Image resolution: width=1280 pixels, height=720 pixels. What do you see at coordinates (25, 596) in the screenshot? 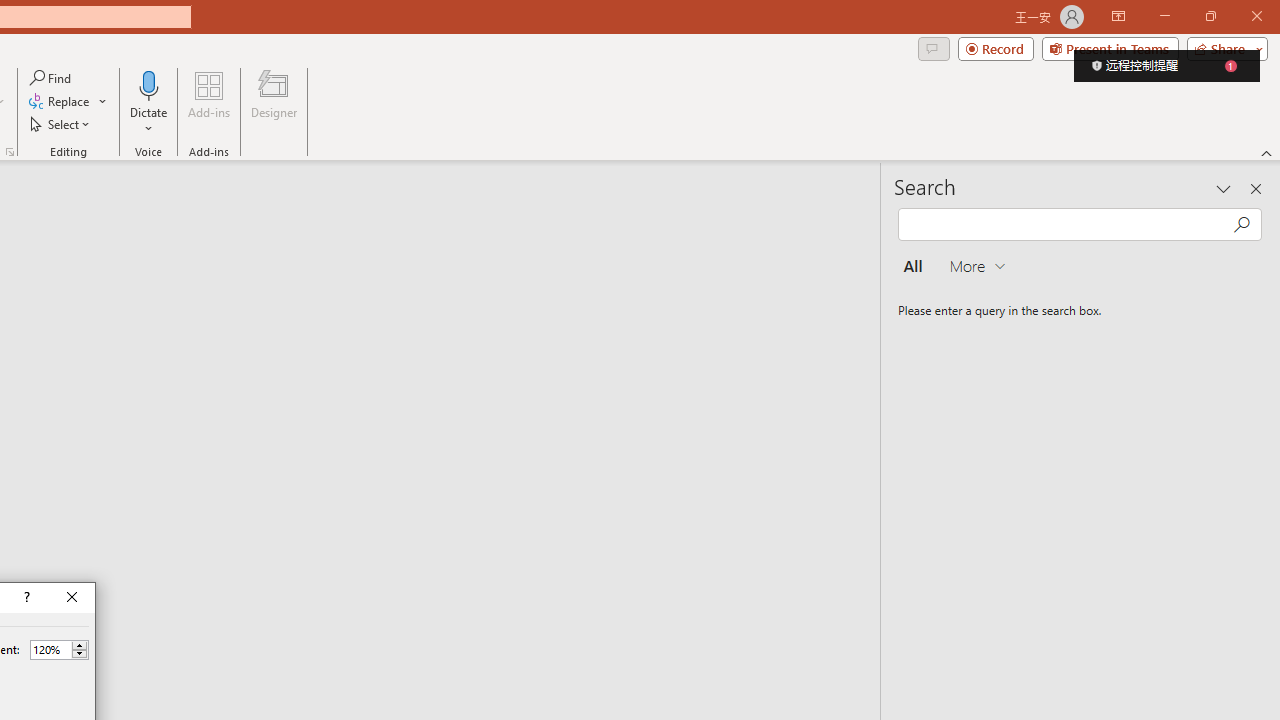
I see `'Context help'` at bounding box center [25, 596].